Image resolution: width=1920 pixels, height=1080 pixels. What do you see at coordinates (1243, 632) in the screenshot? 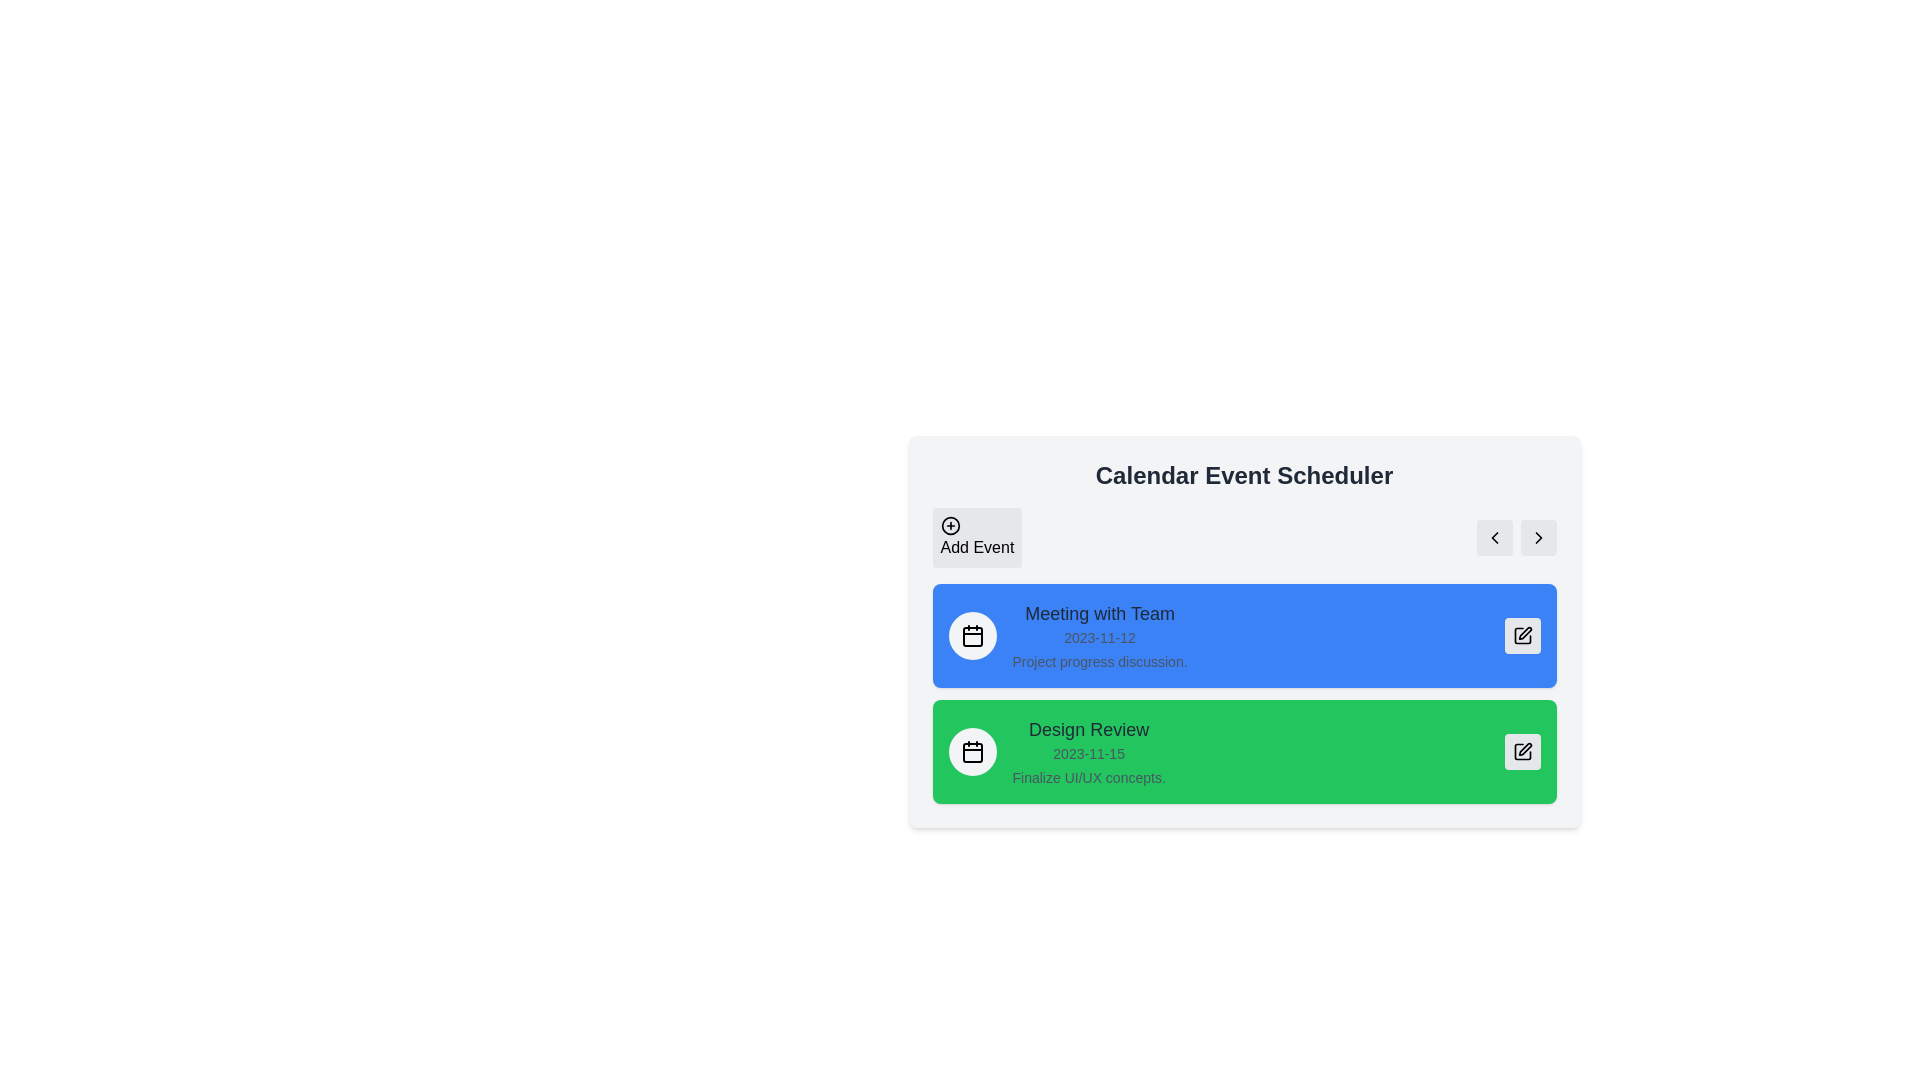
I see `the first Event card in the Calendar Event Scheduler` at bounding box center [1243, 632].